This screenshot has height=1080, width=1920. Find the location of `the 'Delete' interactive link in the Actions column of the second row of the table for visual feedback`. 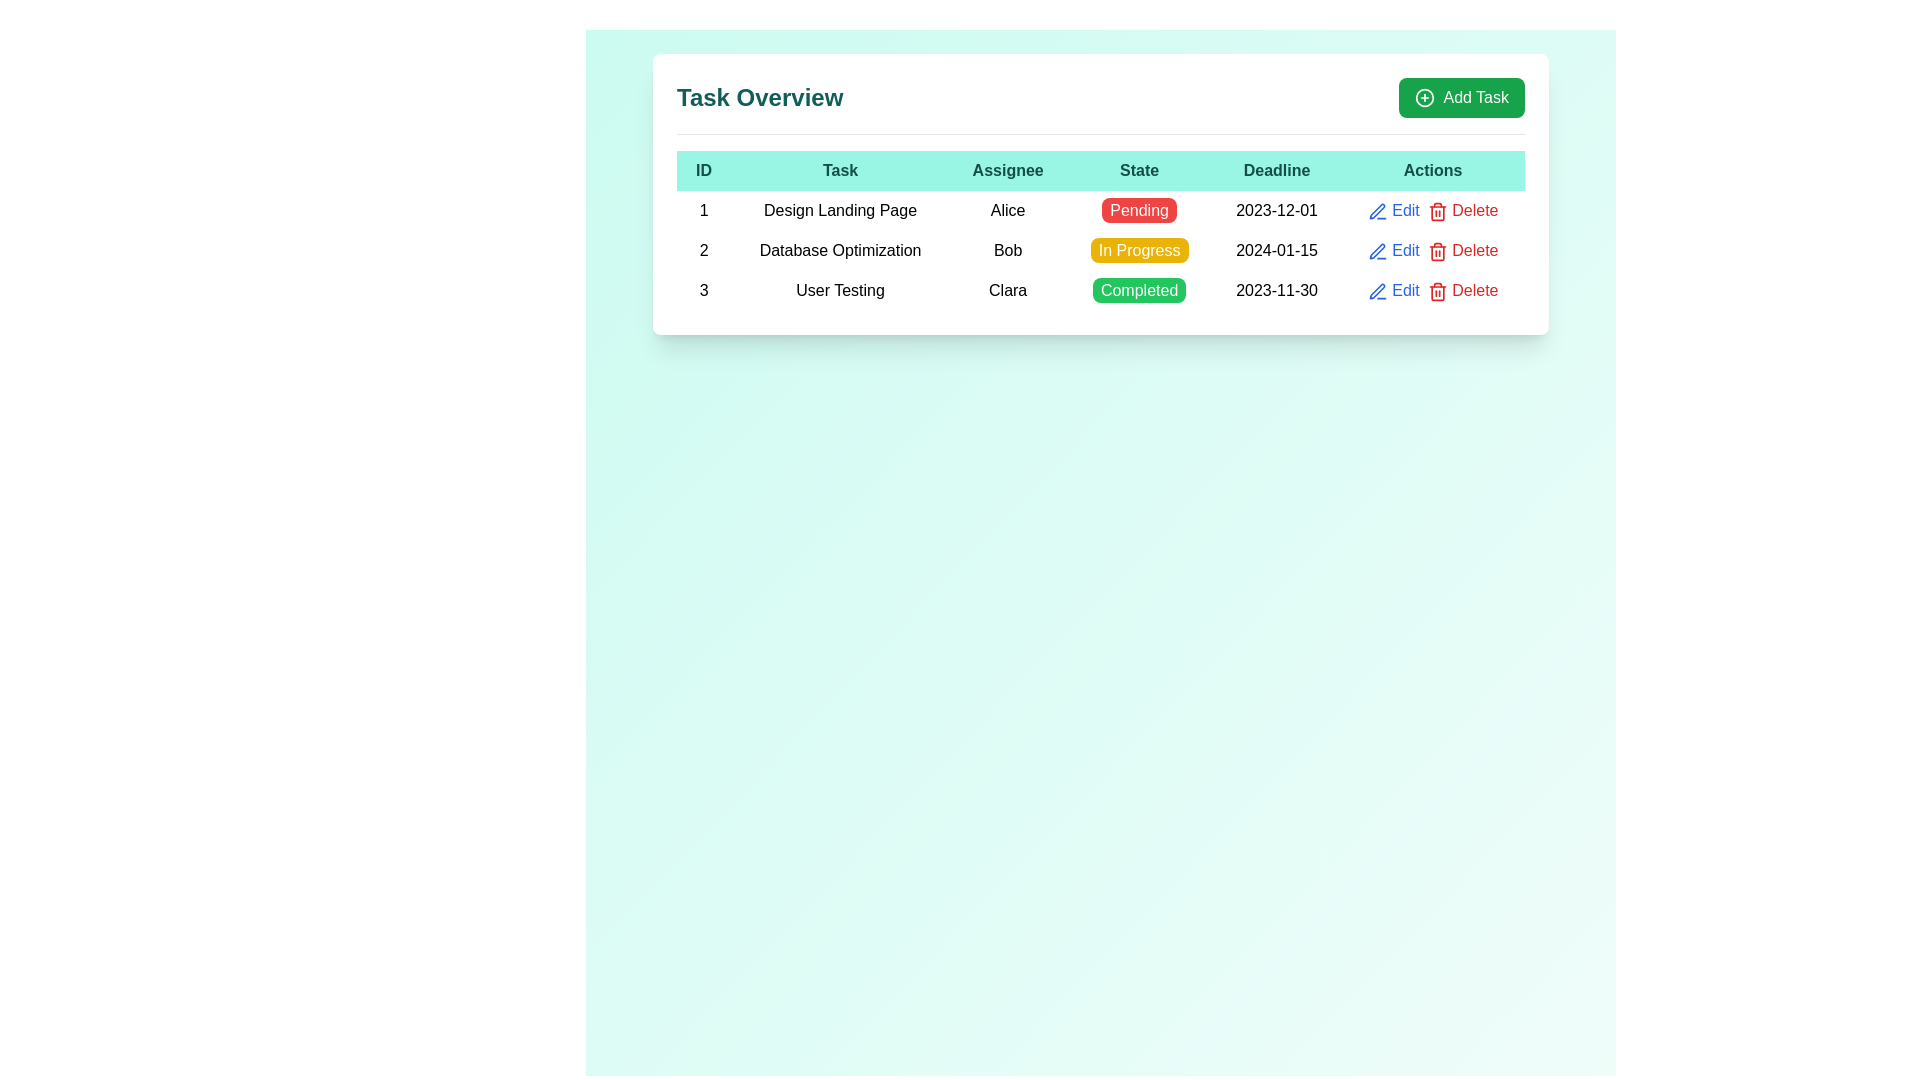

the 'Delete' interactive link in the Actions column of the second row of the table for visual feedback is located at coordinates (1432, 249).